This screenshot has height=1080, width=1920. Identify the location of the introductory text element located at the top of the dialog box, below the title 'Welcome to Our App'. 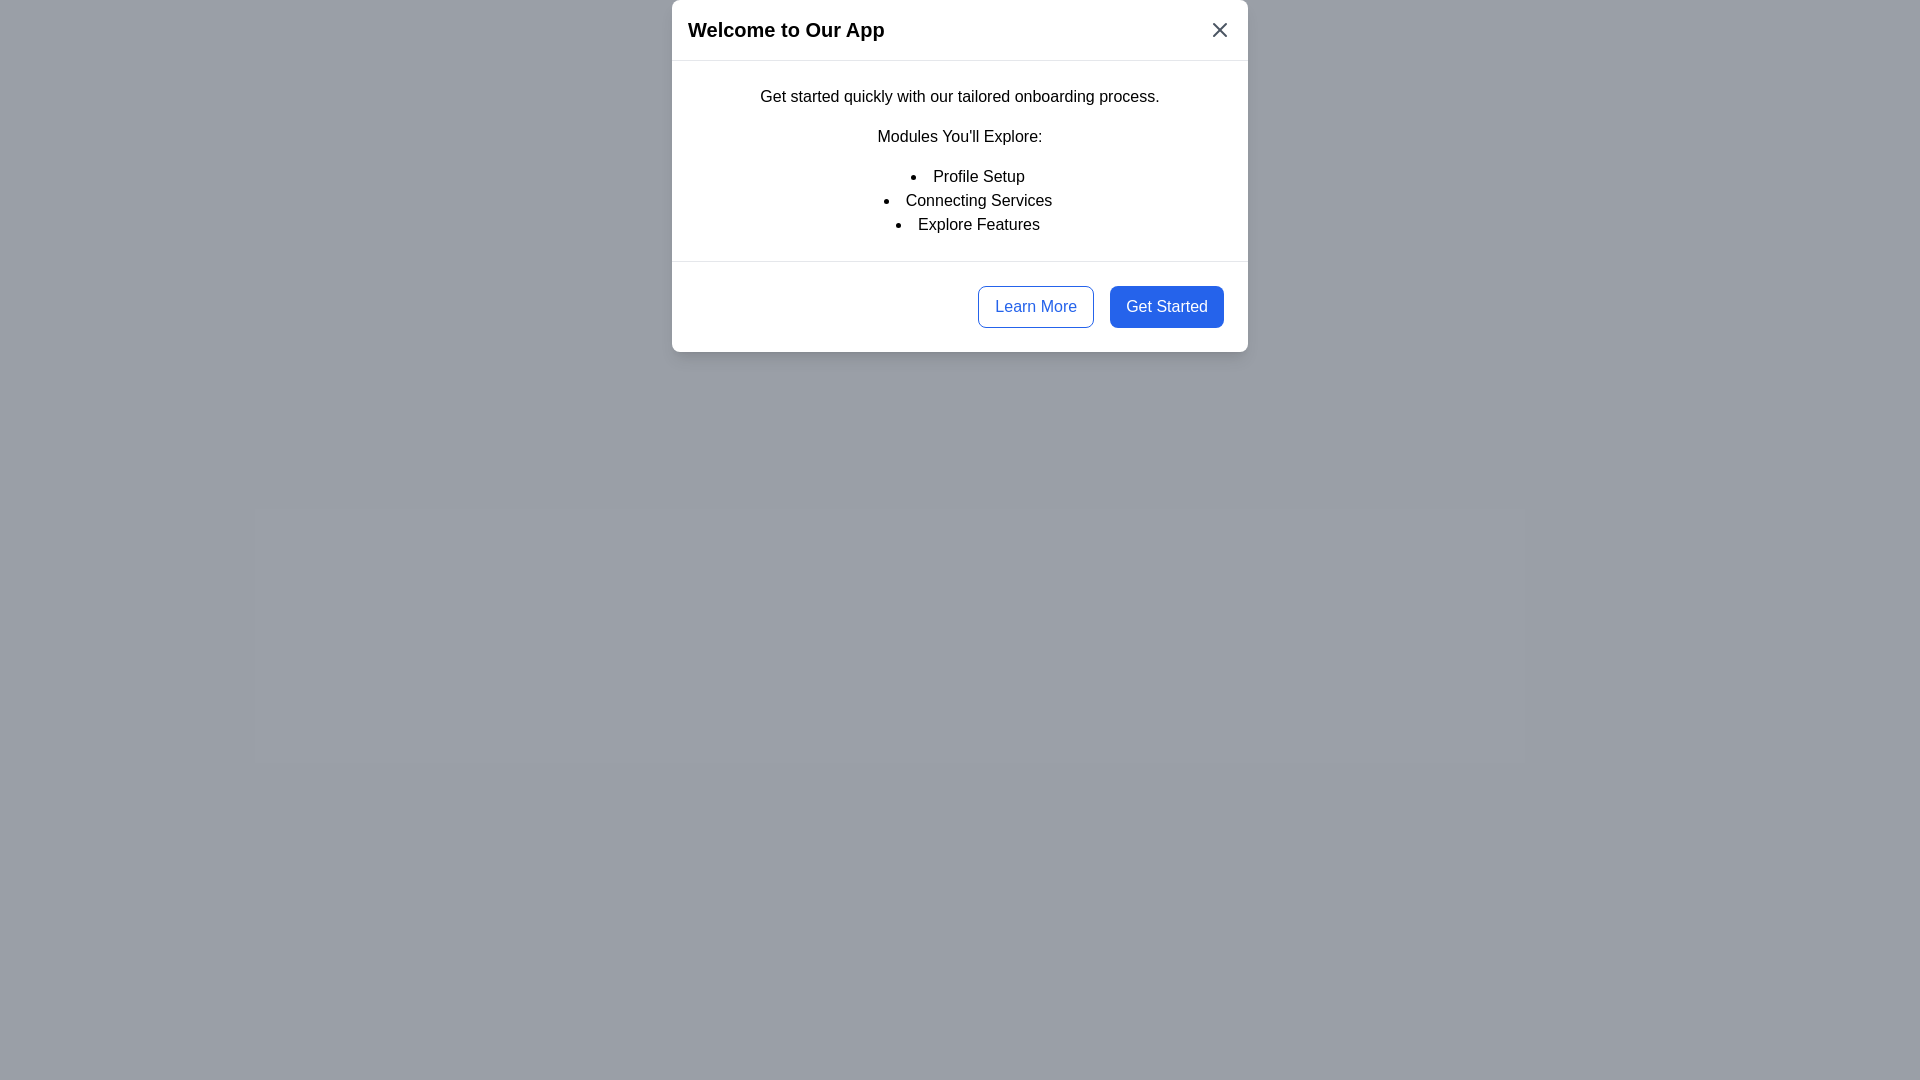
(960, 96).